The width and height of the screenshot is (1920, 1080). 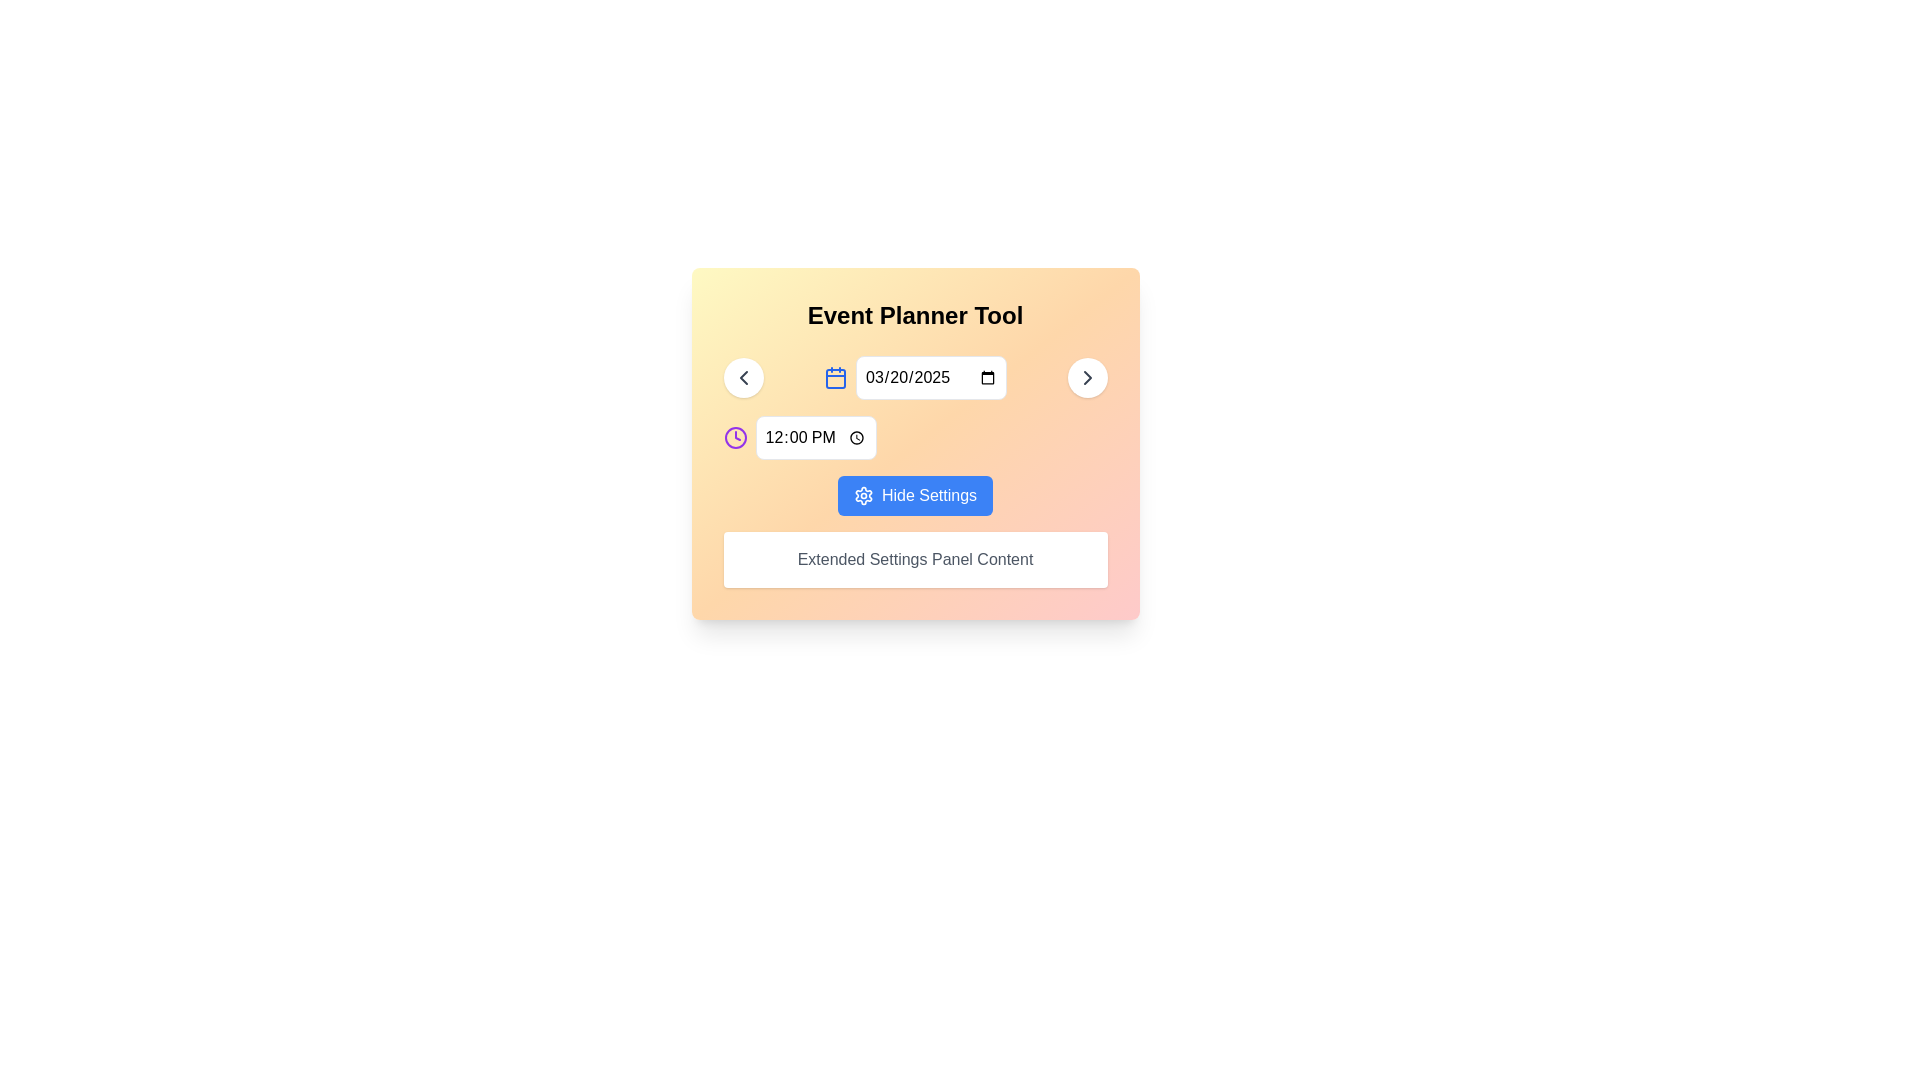 What do you see at coordinates (835, 378) in the screenshot?
I see `the light-colored rounded rectangle icon located at the center of the calendar icon with a blue outline, which is positioned at the center top of the application interface` at bounding box center [835, 378].